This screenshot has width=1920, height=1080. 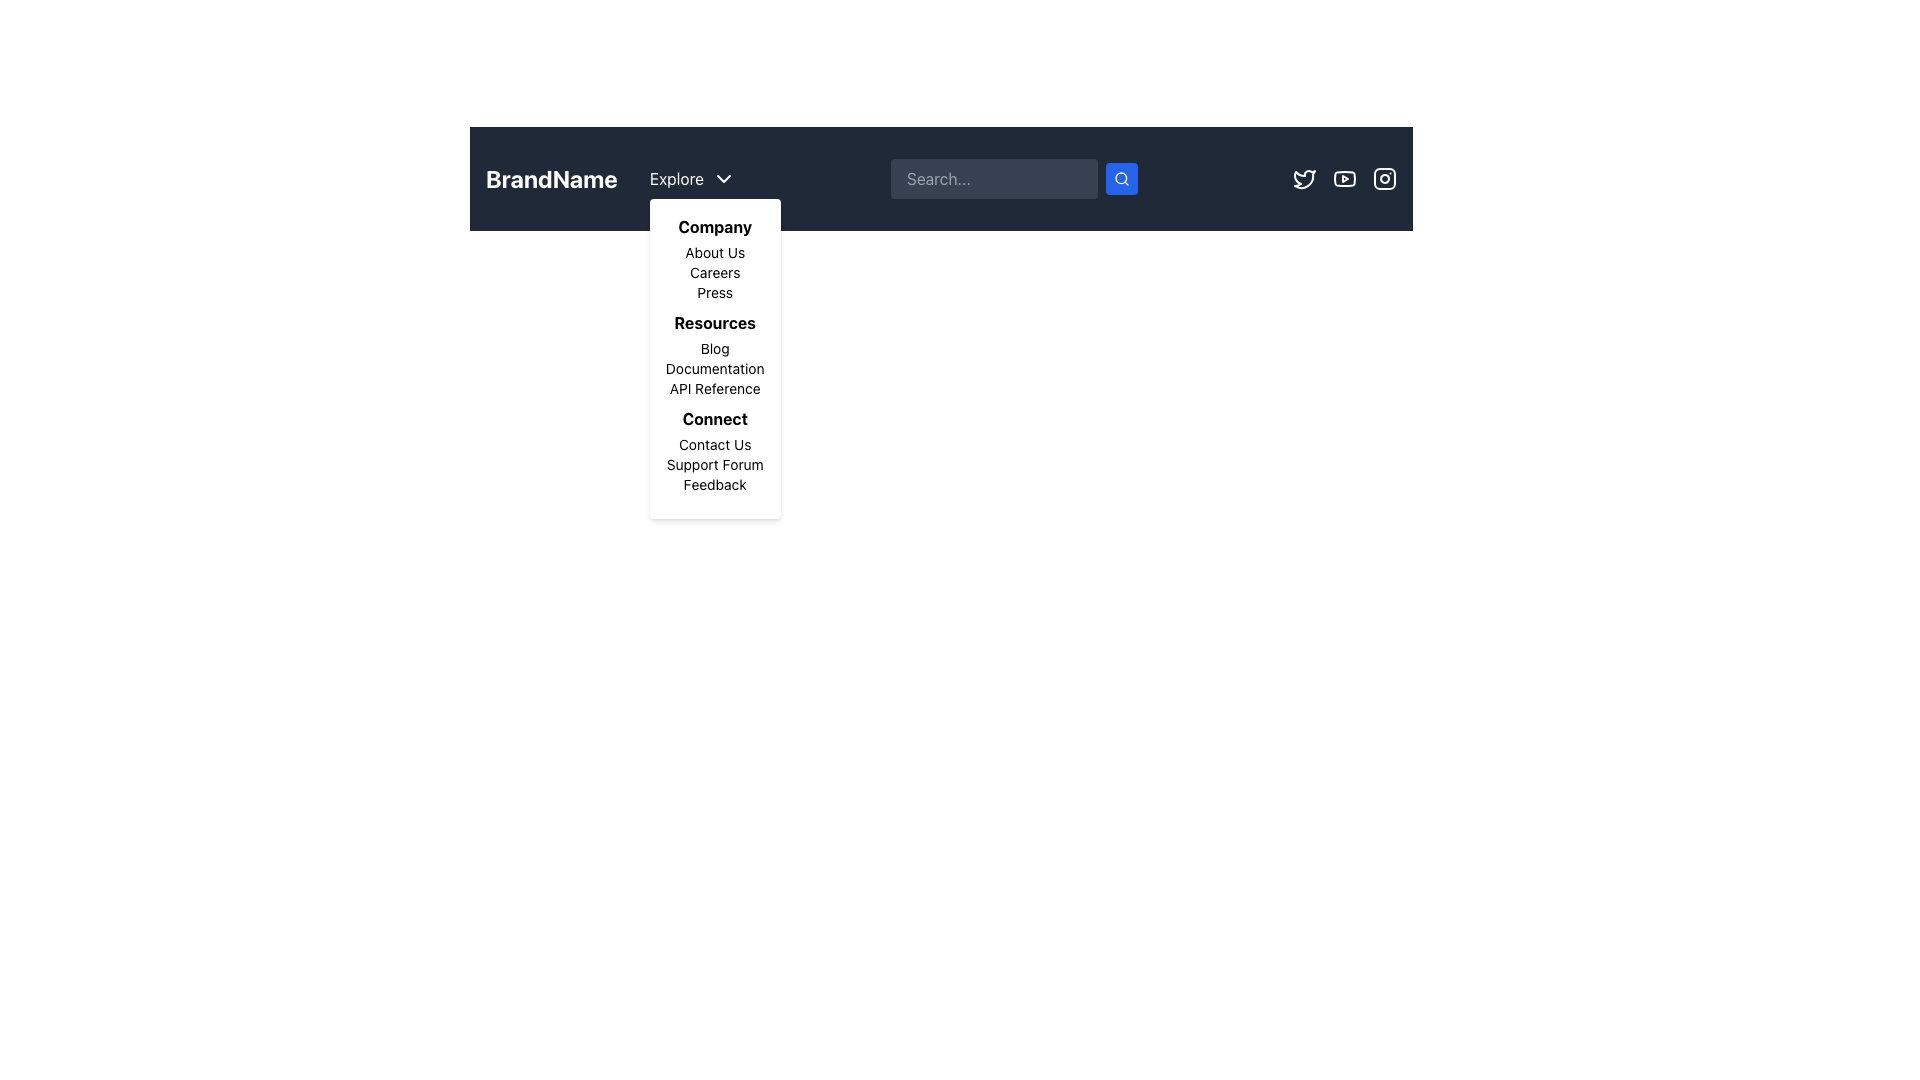 I want to click on the 'Explore' dropdown menu located in the top navigation bar, styled with white text on a dark background, so click(x=692, y=177).